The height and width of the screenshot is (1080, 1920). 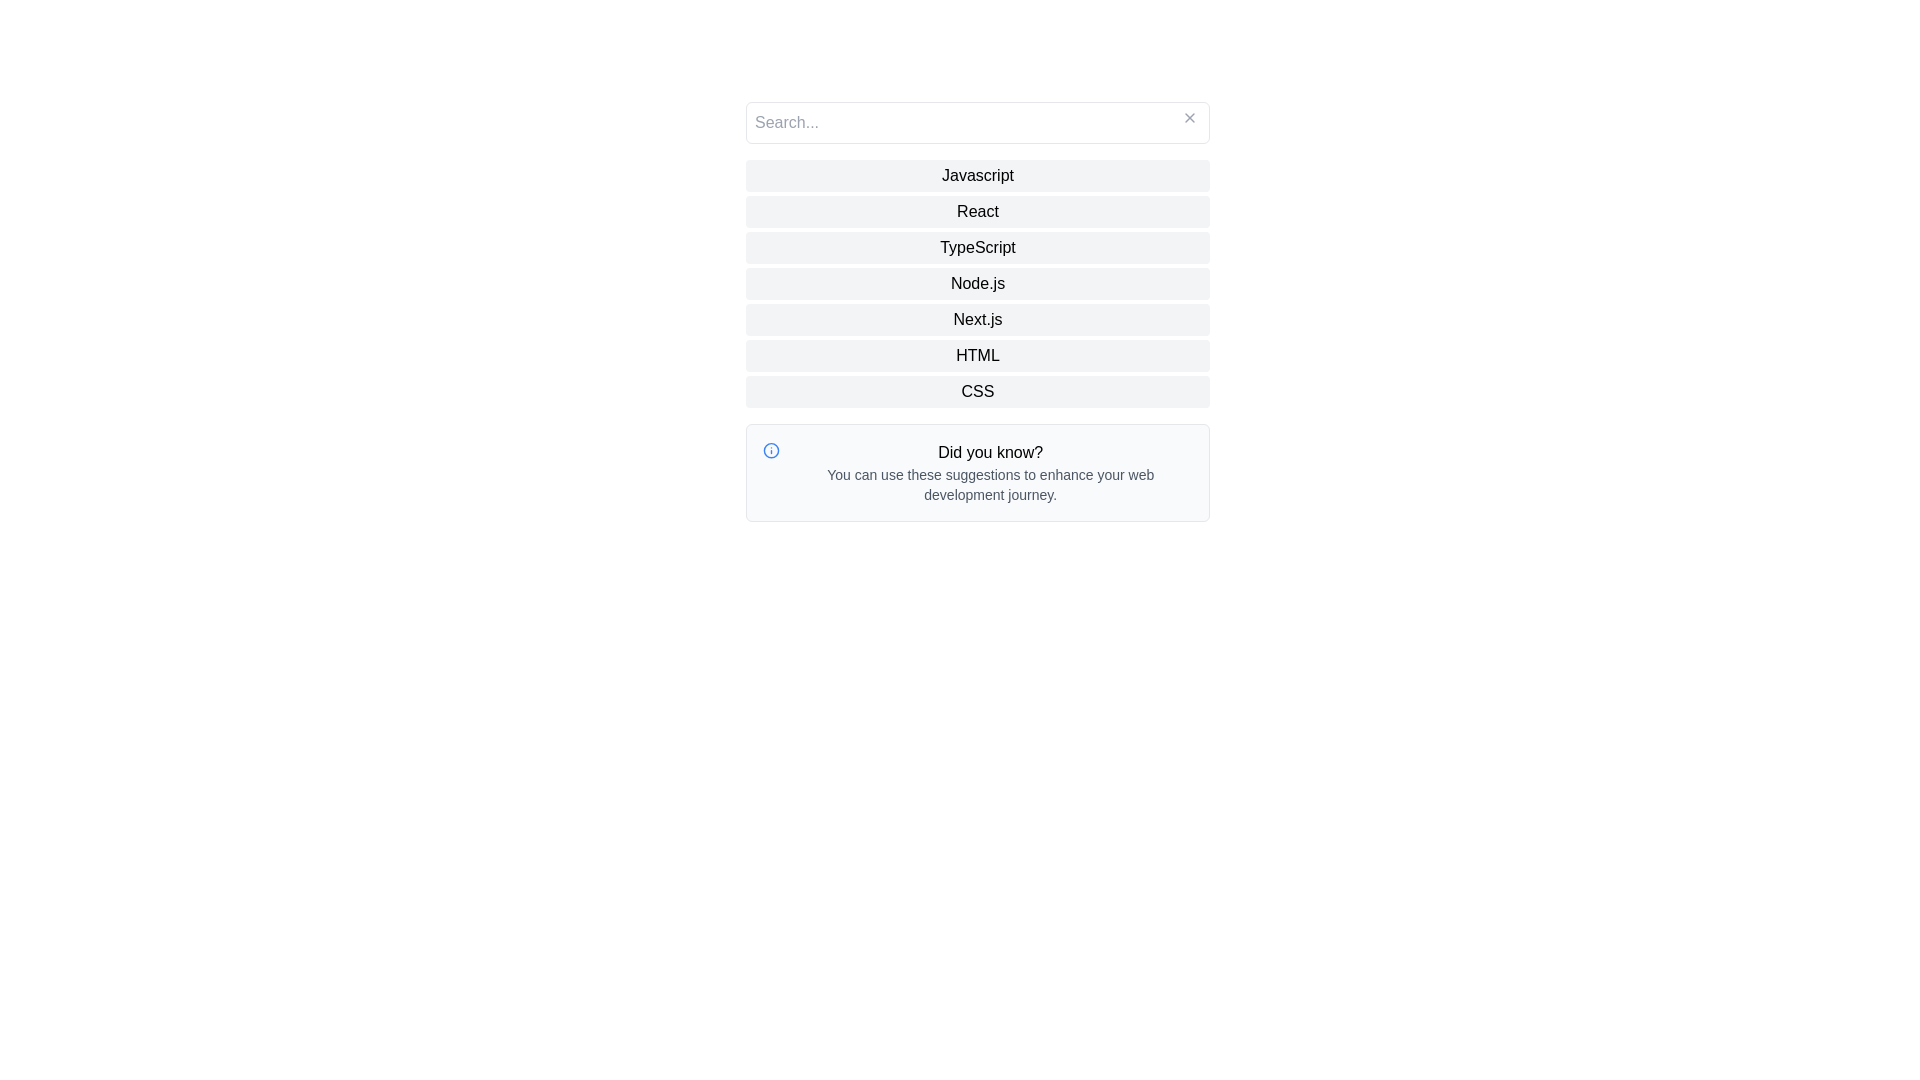 What do you see at coordinates (978, 392) in the screenshot?
I see `the 'CSS' button at the bottom of the list` at bounding box center [978, 392].